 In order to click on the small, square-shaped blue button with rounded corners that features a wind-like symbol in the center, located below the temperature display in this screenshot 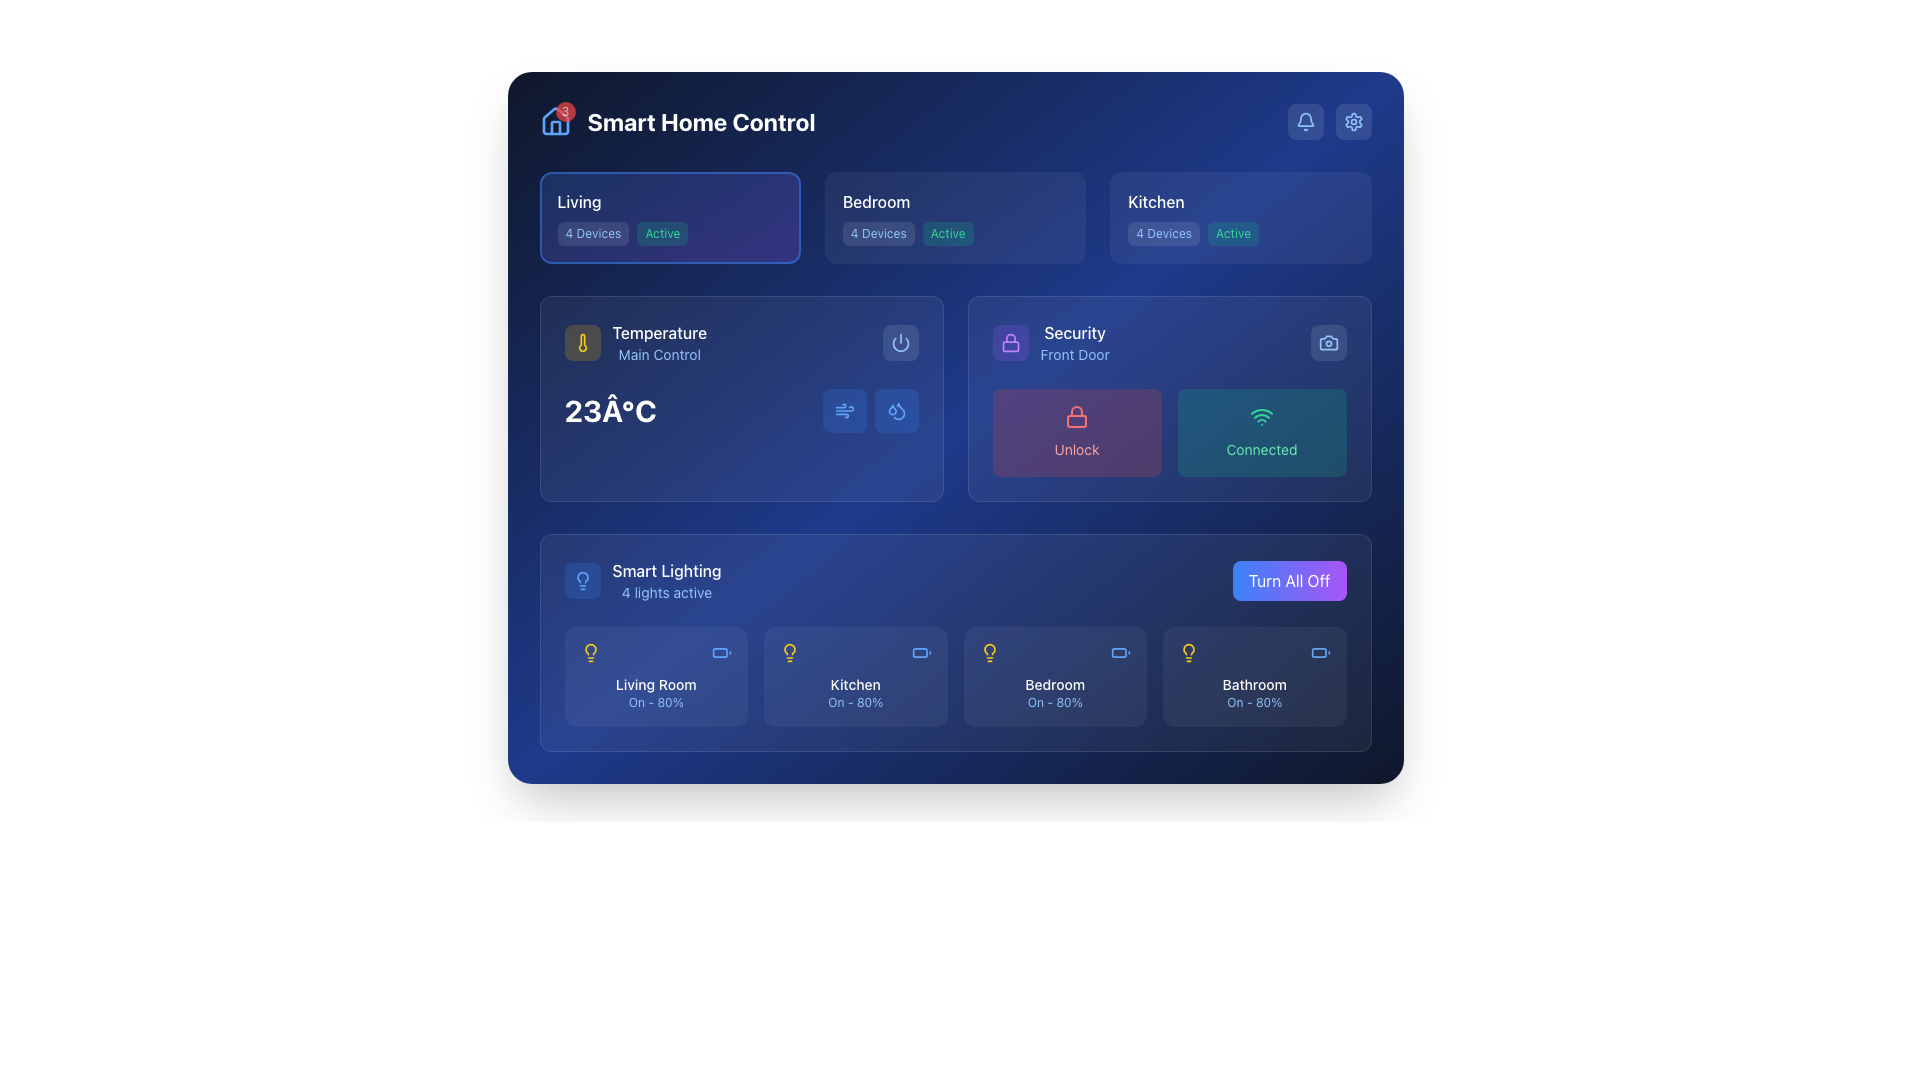, I will do `click(844, 410)`.